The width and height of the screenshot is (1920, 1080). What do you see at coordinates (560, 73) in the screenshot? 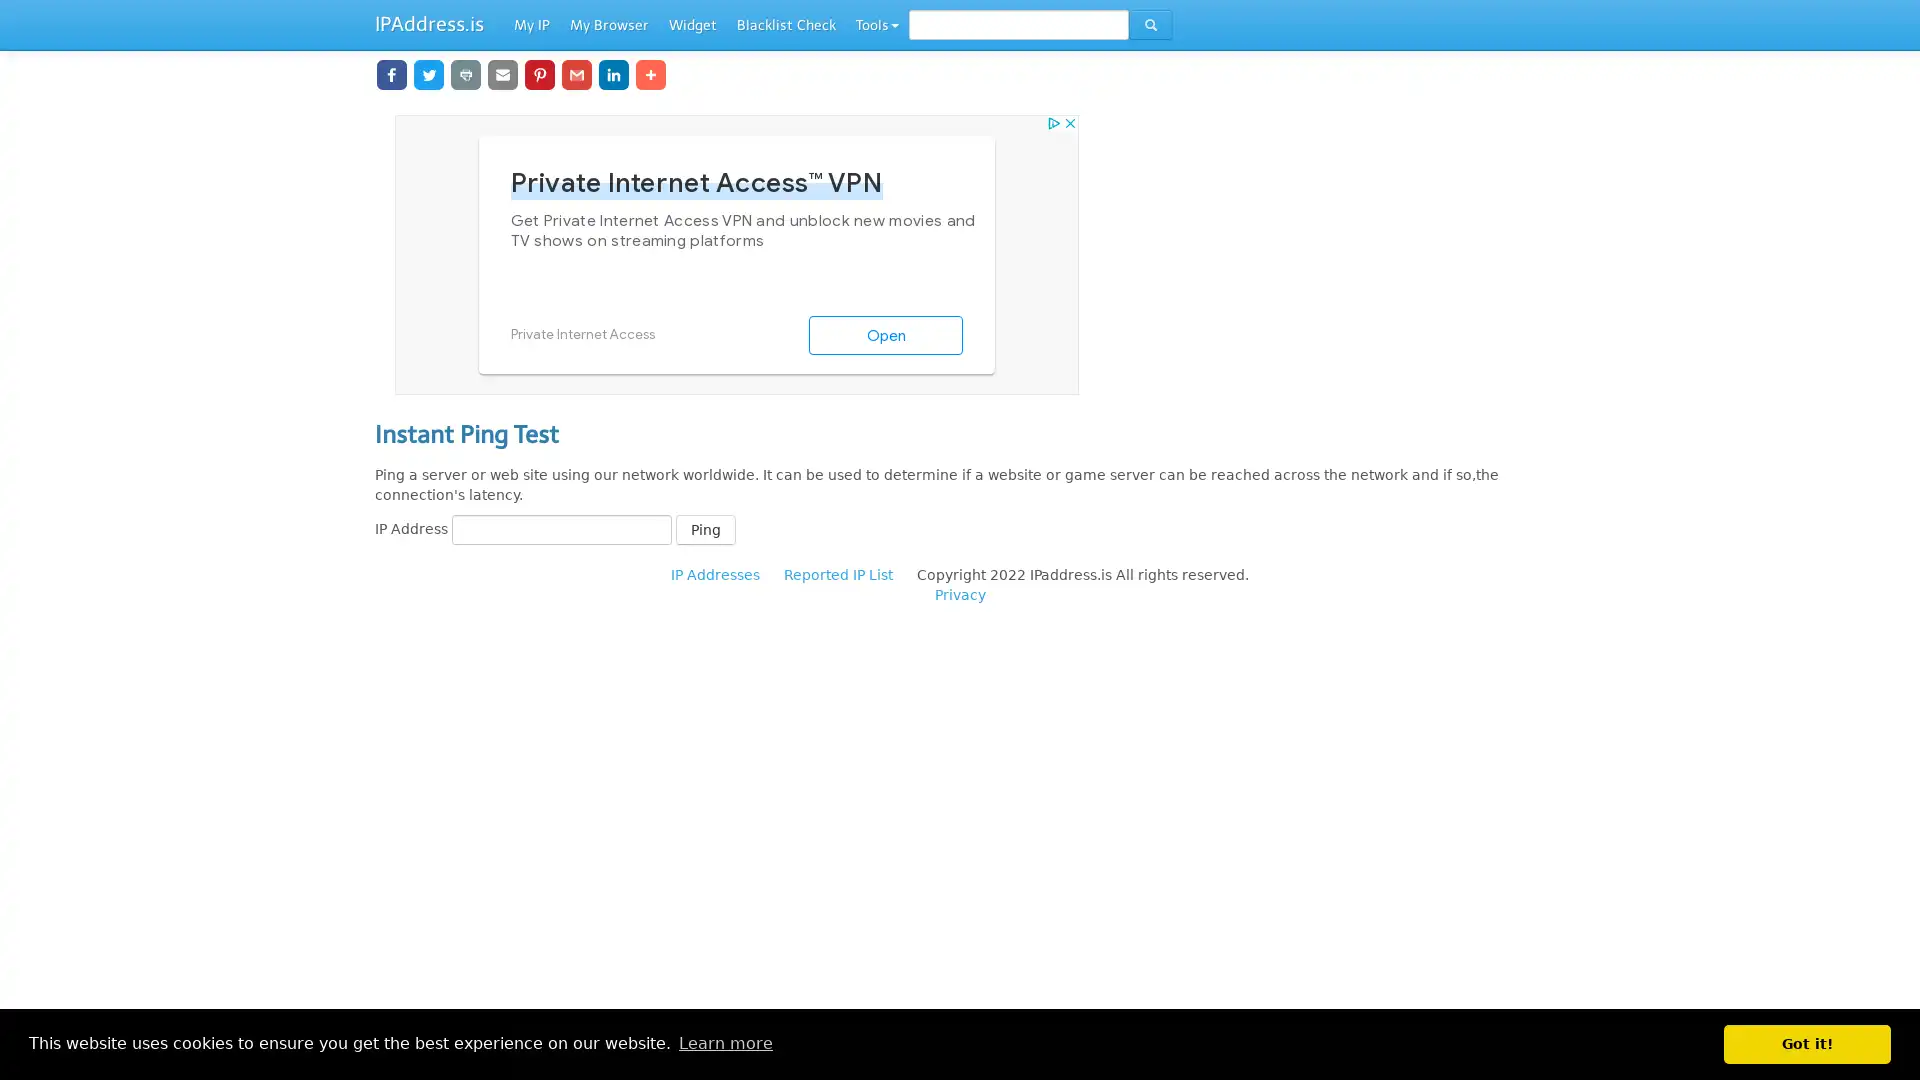
I see `Share to Gmail` at bounding box center [560, 73].